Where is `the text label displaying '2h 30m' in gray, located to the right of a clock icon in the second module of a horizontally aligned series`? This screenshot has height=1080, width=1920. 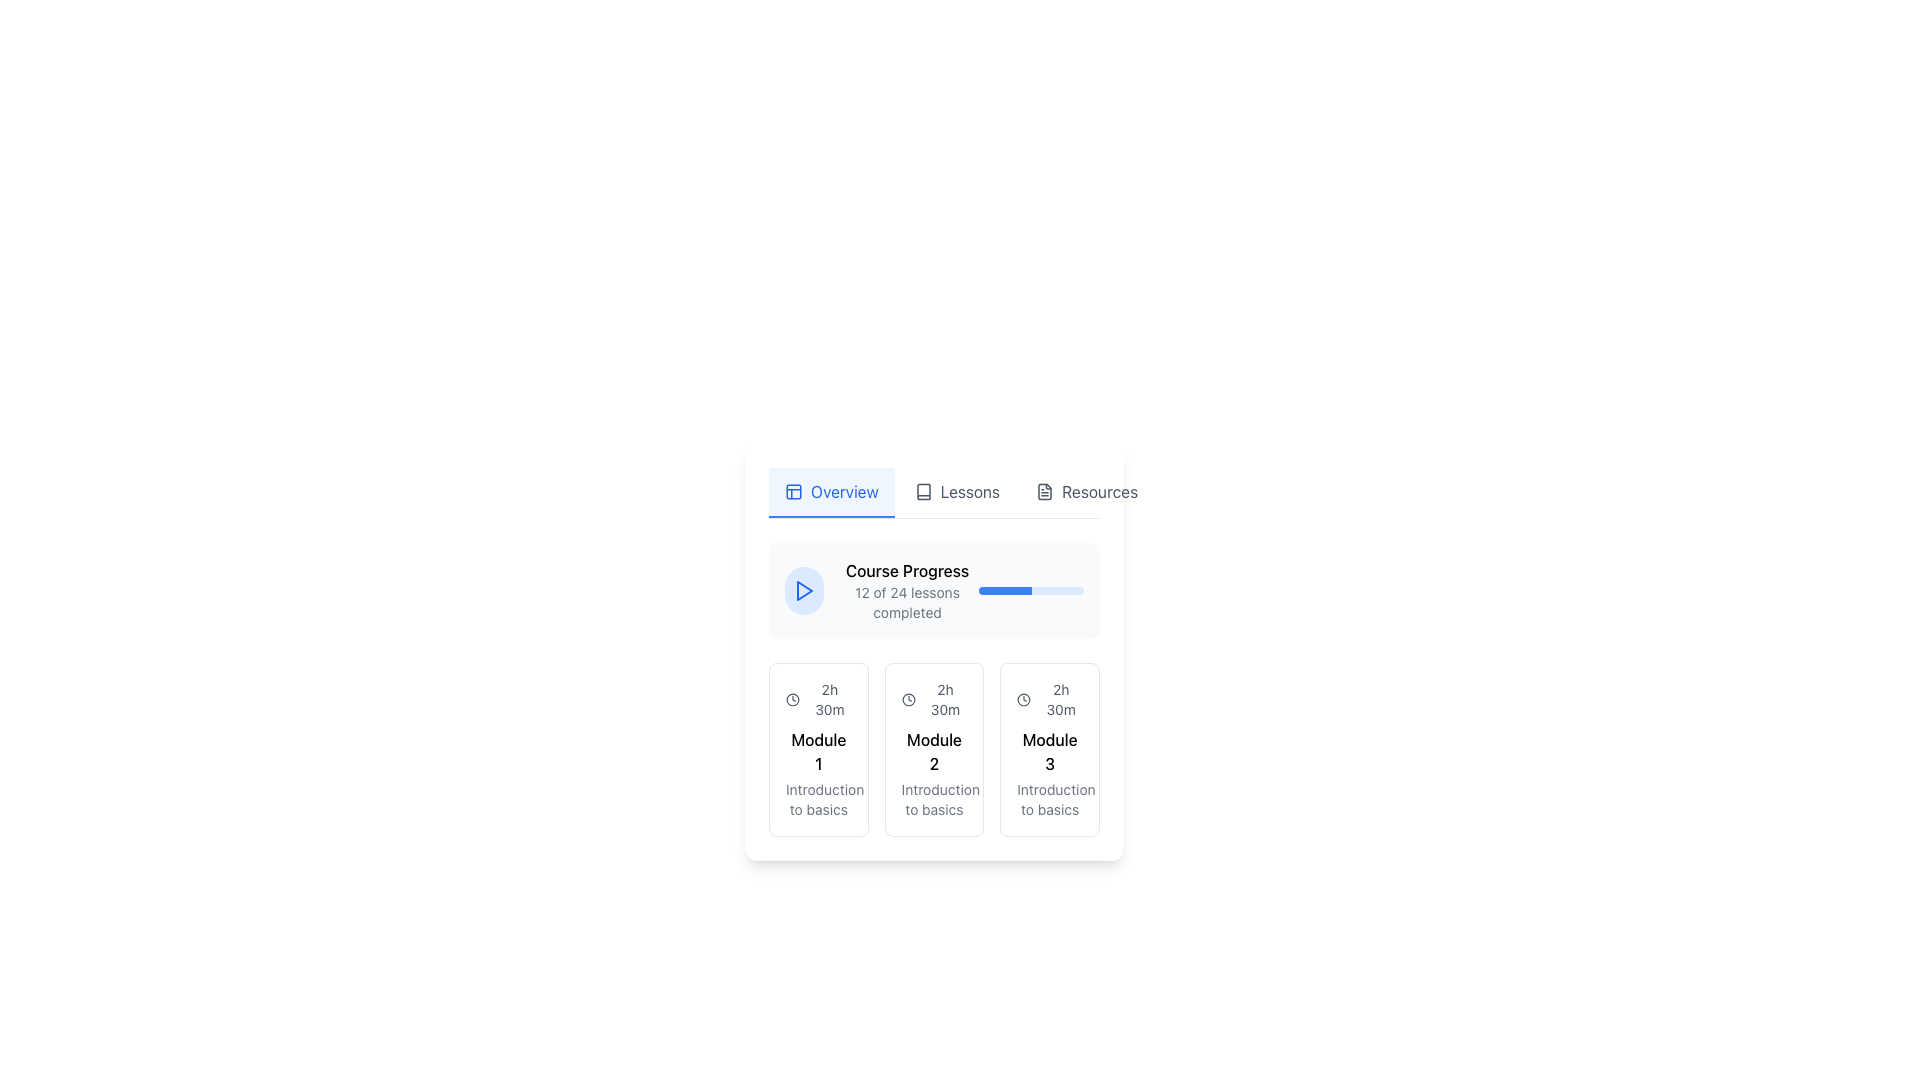
the text label displaying '2h 30m' in gray, located to the right of a clock icon in the second module of a horizontally aligned series is located at coordinates (944, 698).